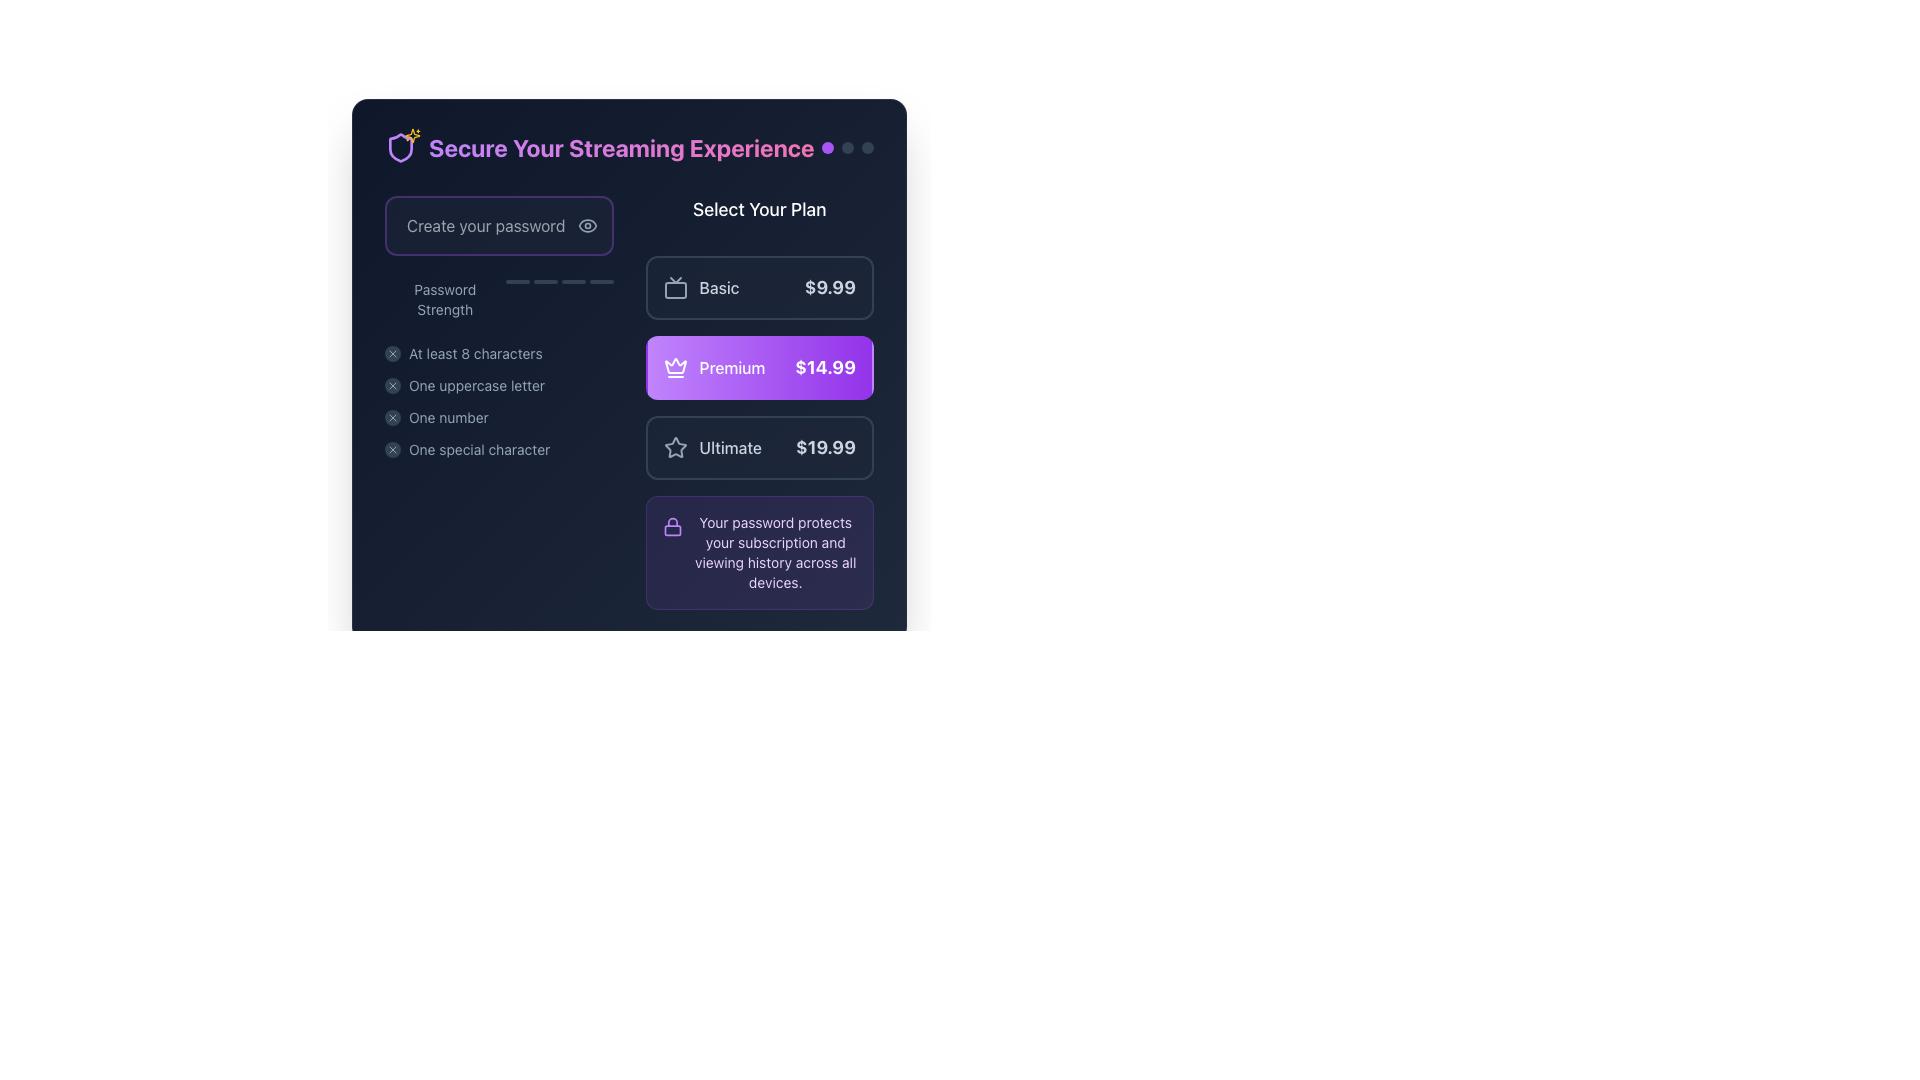 This screenshot has width=1920, height=1080. I want to click on the decorative star icon with a sparkles-like outline and yellow fill, located adjacent to the shield icon in the header, so click(411, 135).